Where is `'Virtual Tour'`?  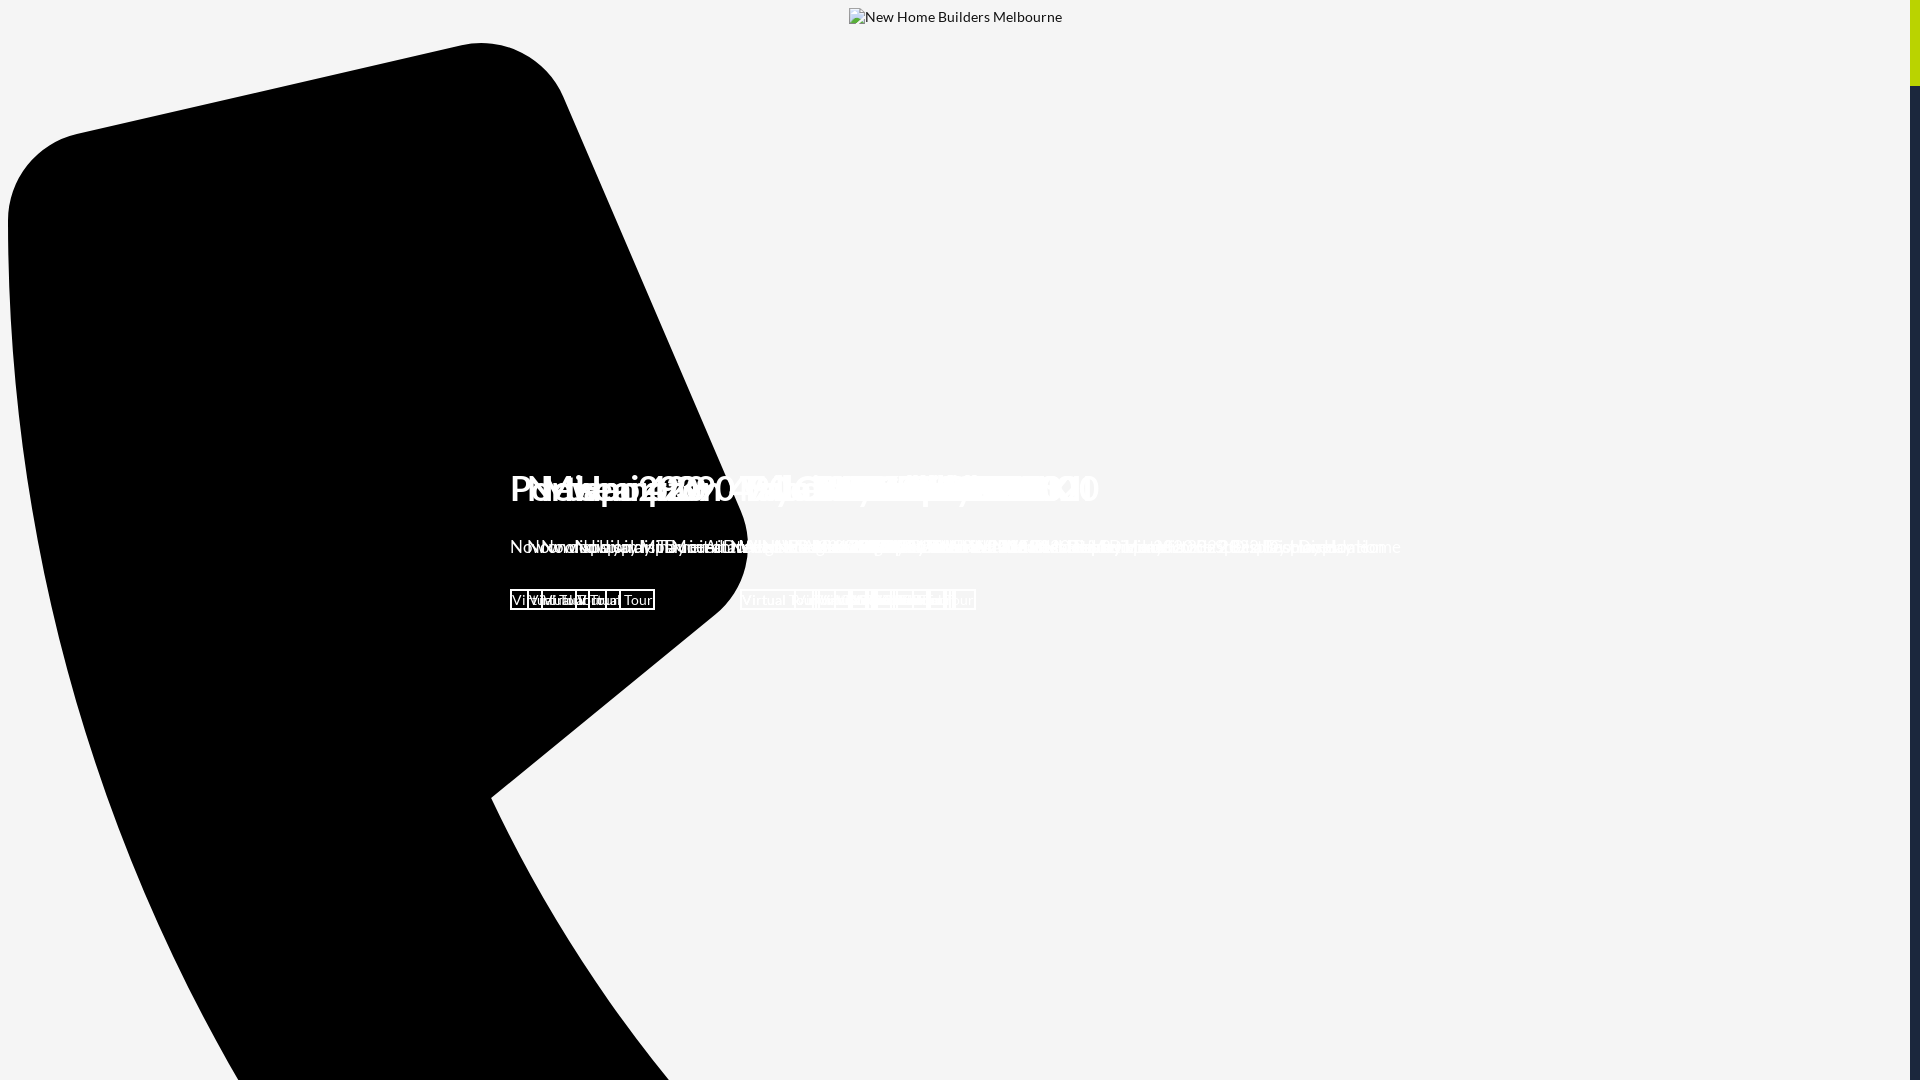 'Virtual Tour' is located at coordinates (613, 598).